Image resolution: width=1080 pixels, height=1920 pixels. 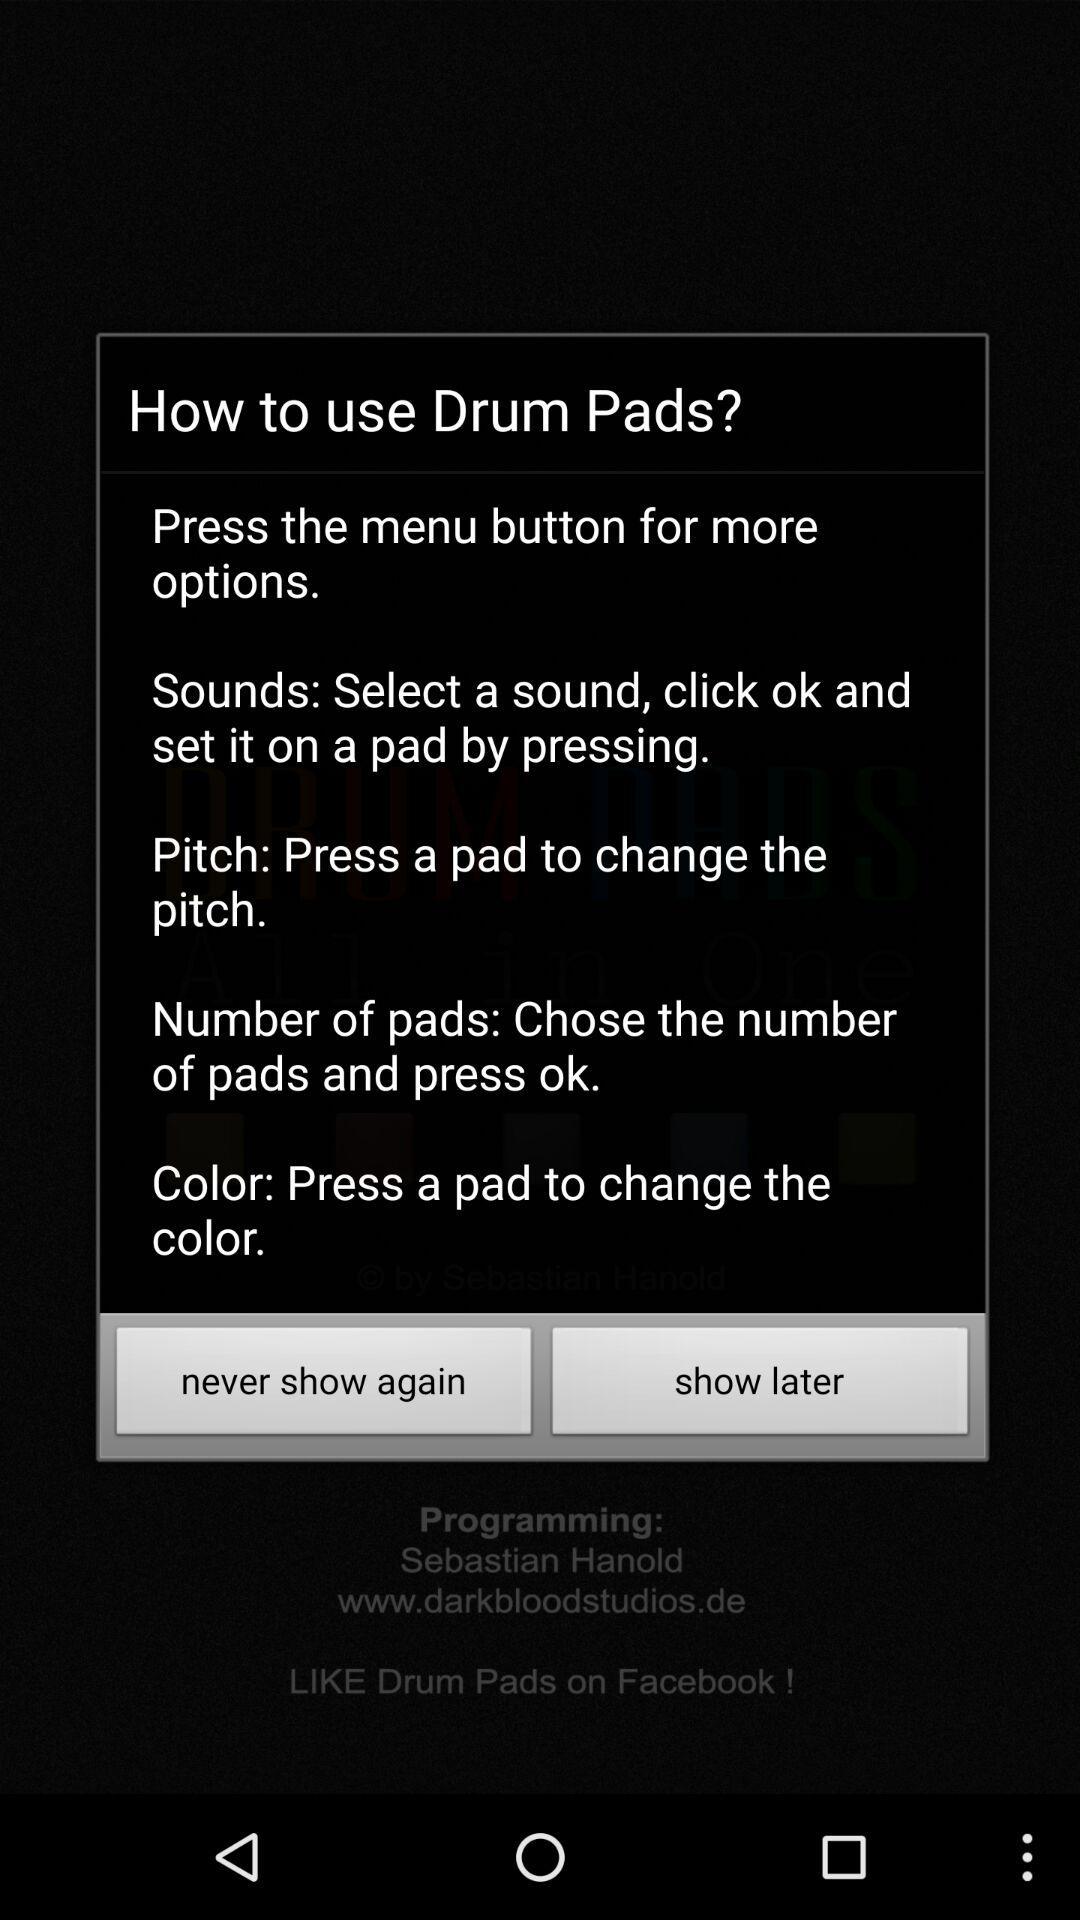 I want to click on item next to the show later button, so click(x=323, y=1385).